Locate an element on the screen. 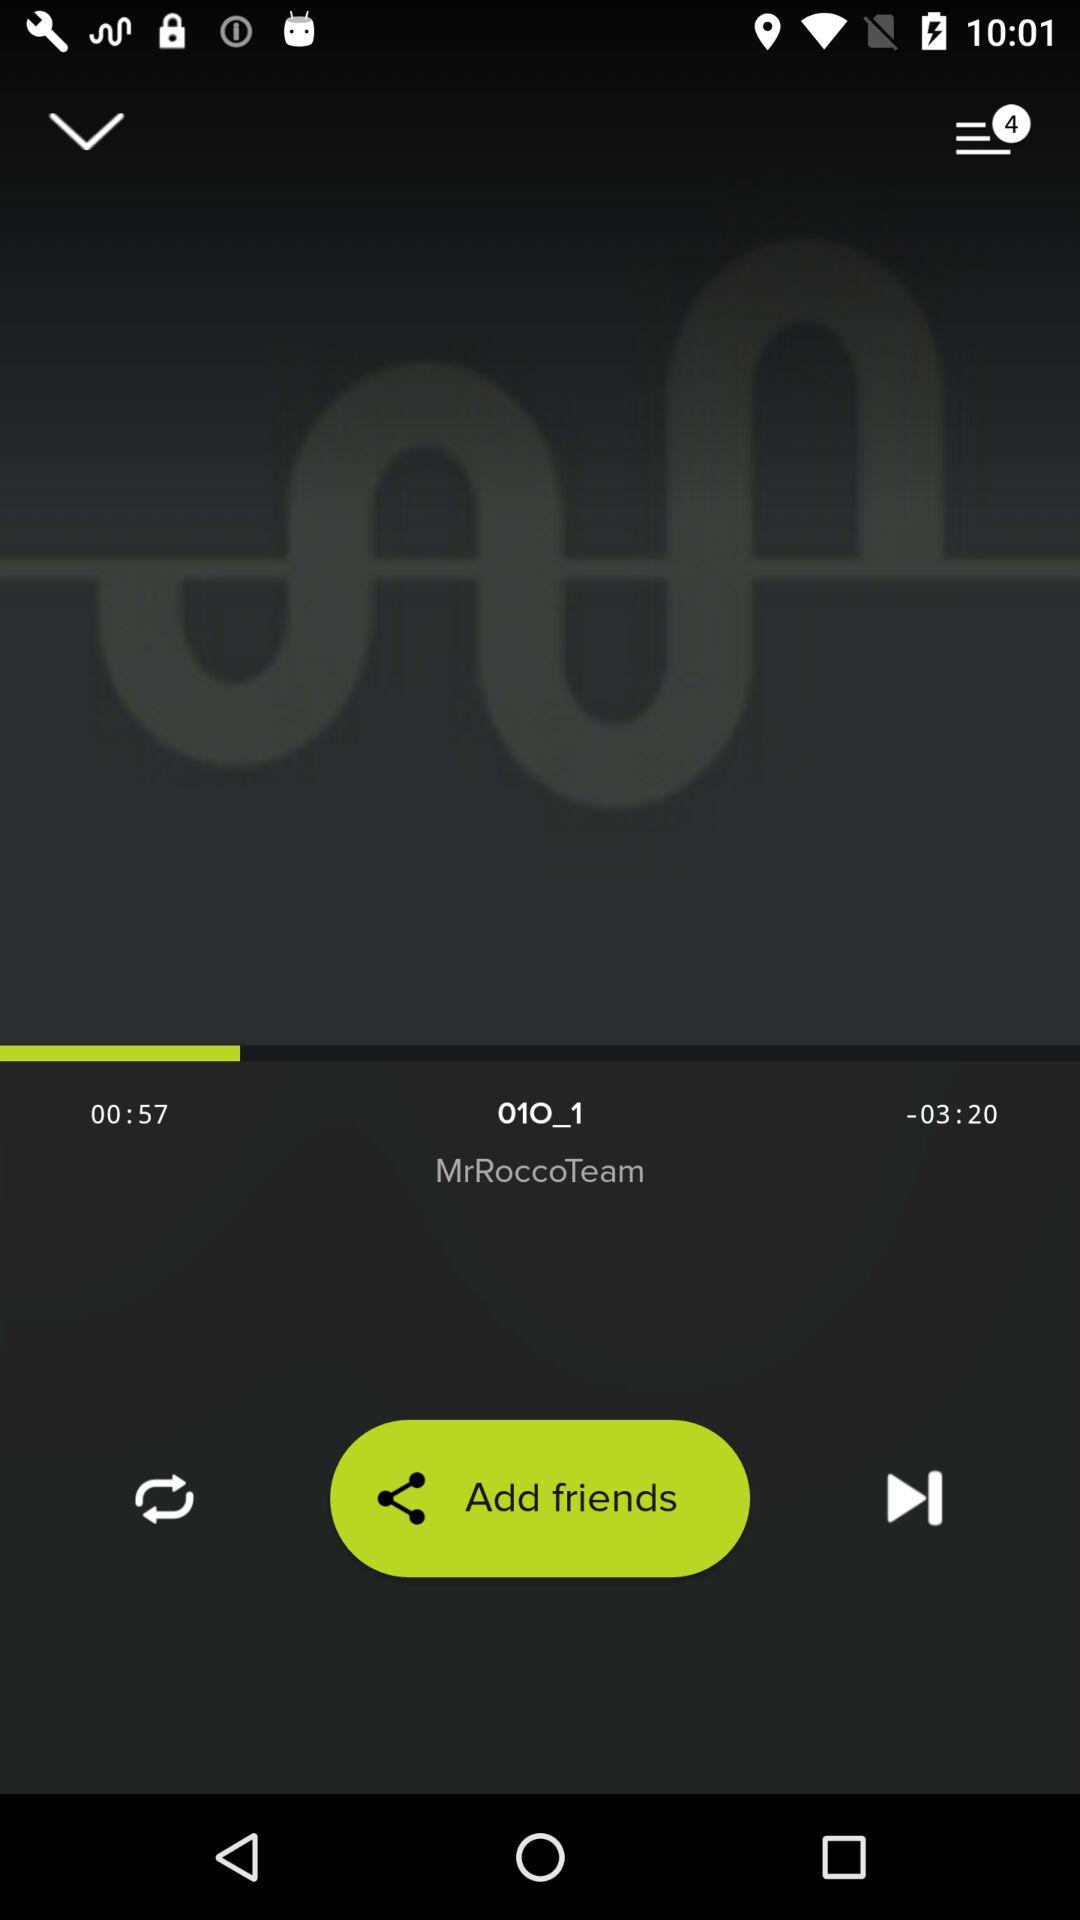 The image size is (1080, 1920). the expand_more icon is located at coordinates (85, 139).